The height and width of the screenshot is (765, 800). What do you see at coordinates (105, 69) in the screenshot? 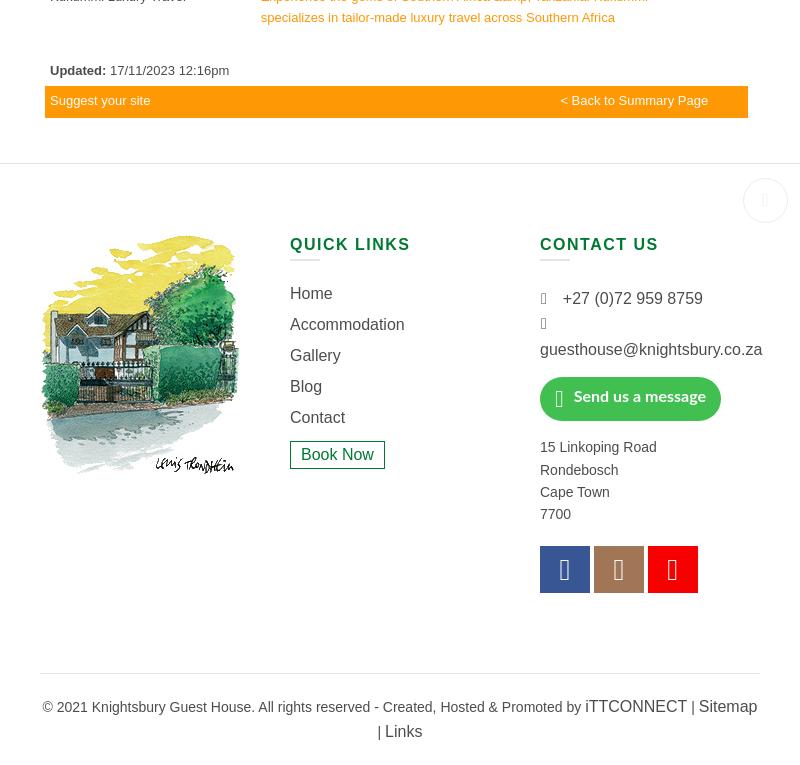
I see `'17/11/2023 12:16pm'` at bounding box center [105, 69].